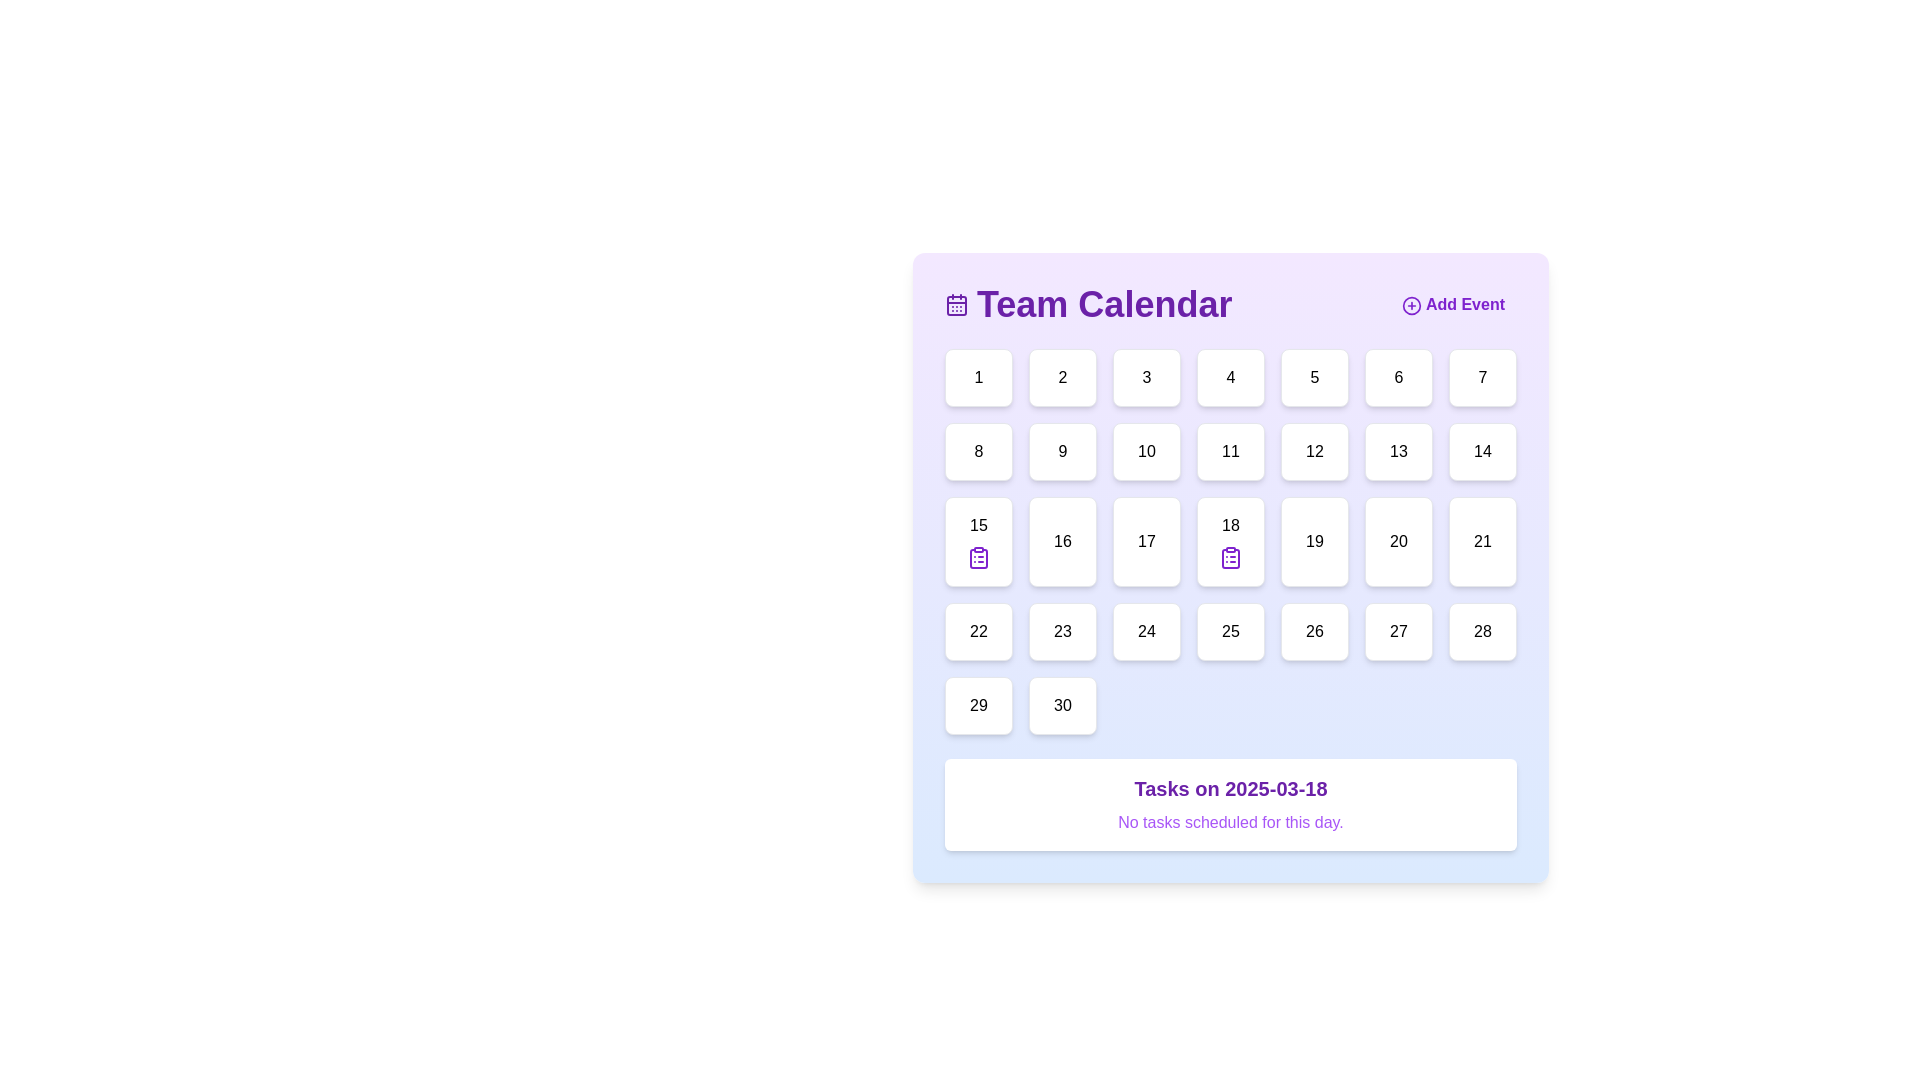  Describe the element at coordinates (1229, 822) in the screenshot. I see `the informational text label that notifies users about no tasks scheduled for the selected day, located below the 'Tasks on 2025-03-18' heading` at that location.